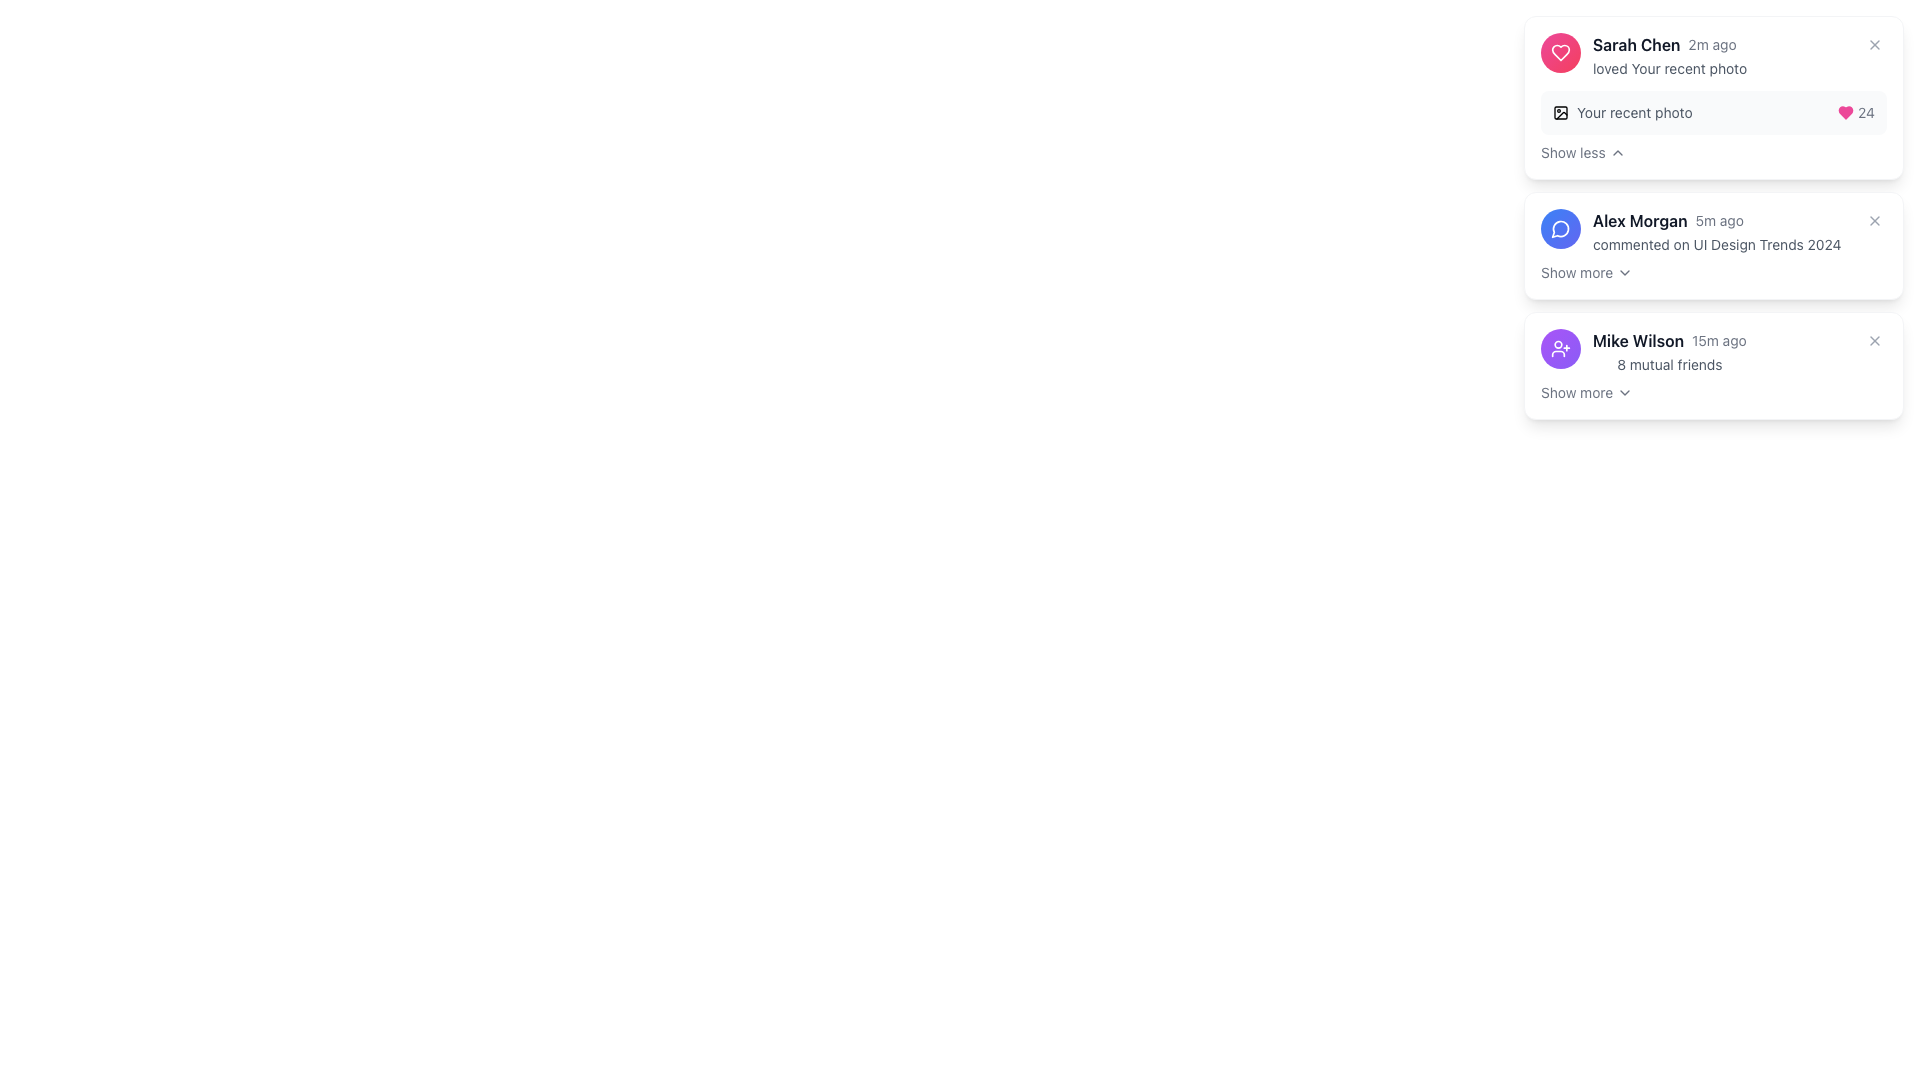 The image size is (1920, 1080). What do you see at coordinates (1670, 67) in the screenshot?
I see `the Text label in the first notification card that provides a brief description of an interaction, located below the user's name 'Sarah Chen' and above the text 'Your recent photo'` at bounding box center [1670, 67].